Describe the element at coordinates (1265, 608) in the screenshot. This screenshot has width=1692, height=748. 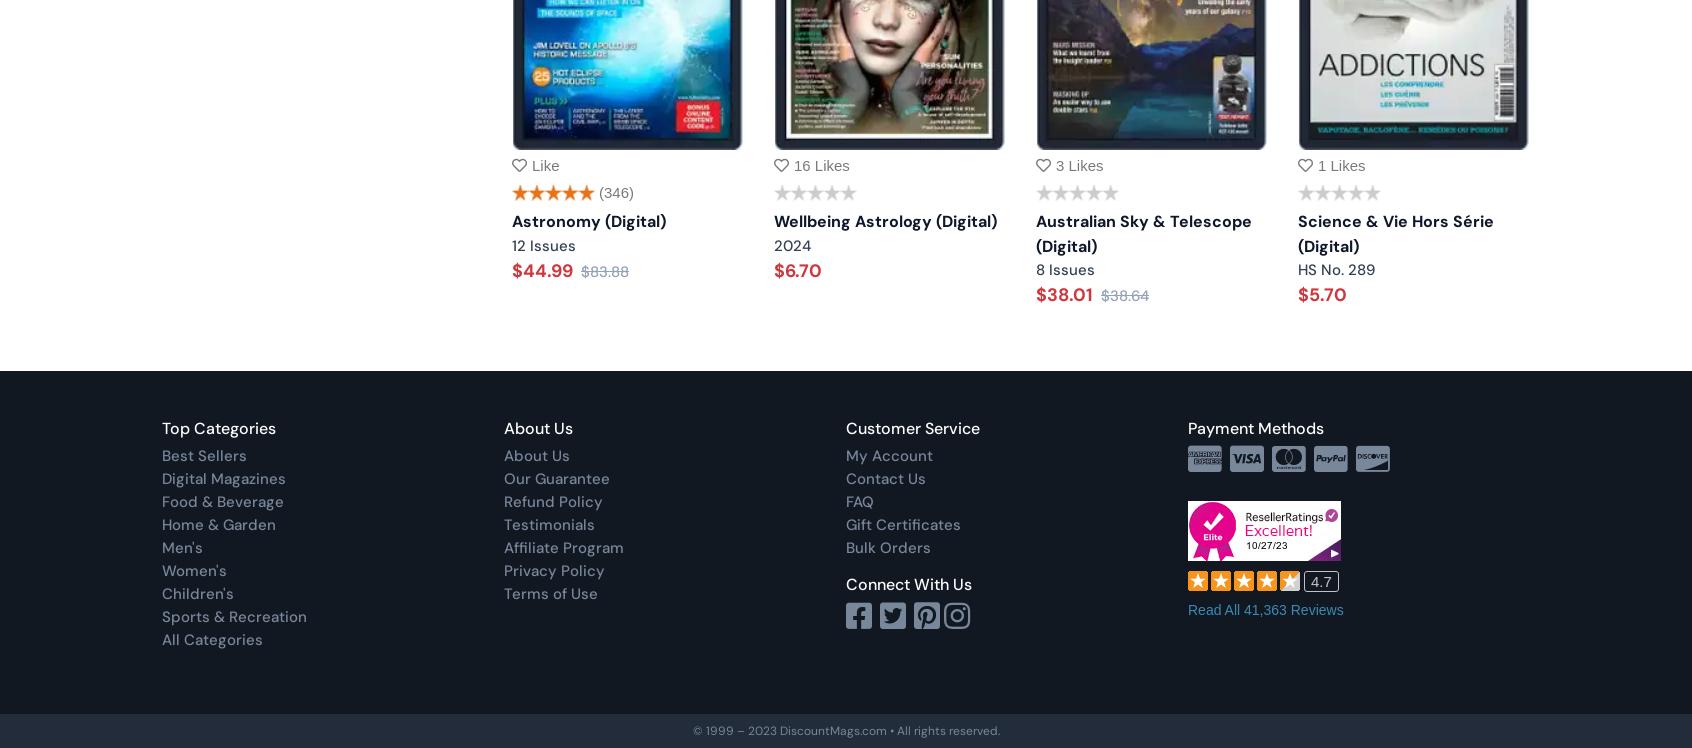
I see `'Read All 41,363 Reviews'` at that location.